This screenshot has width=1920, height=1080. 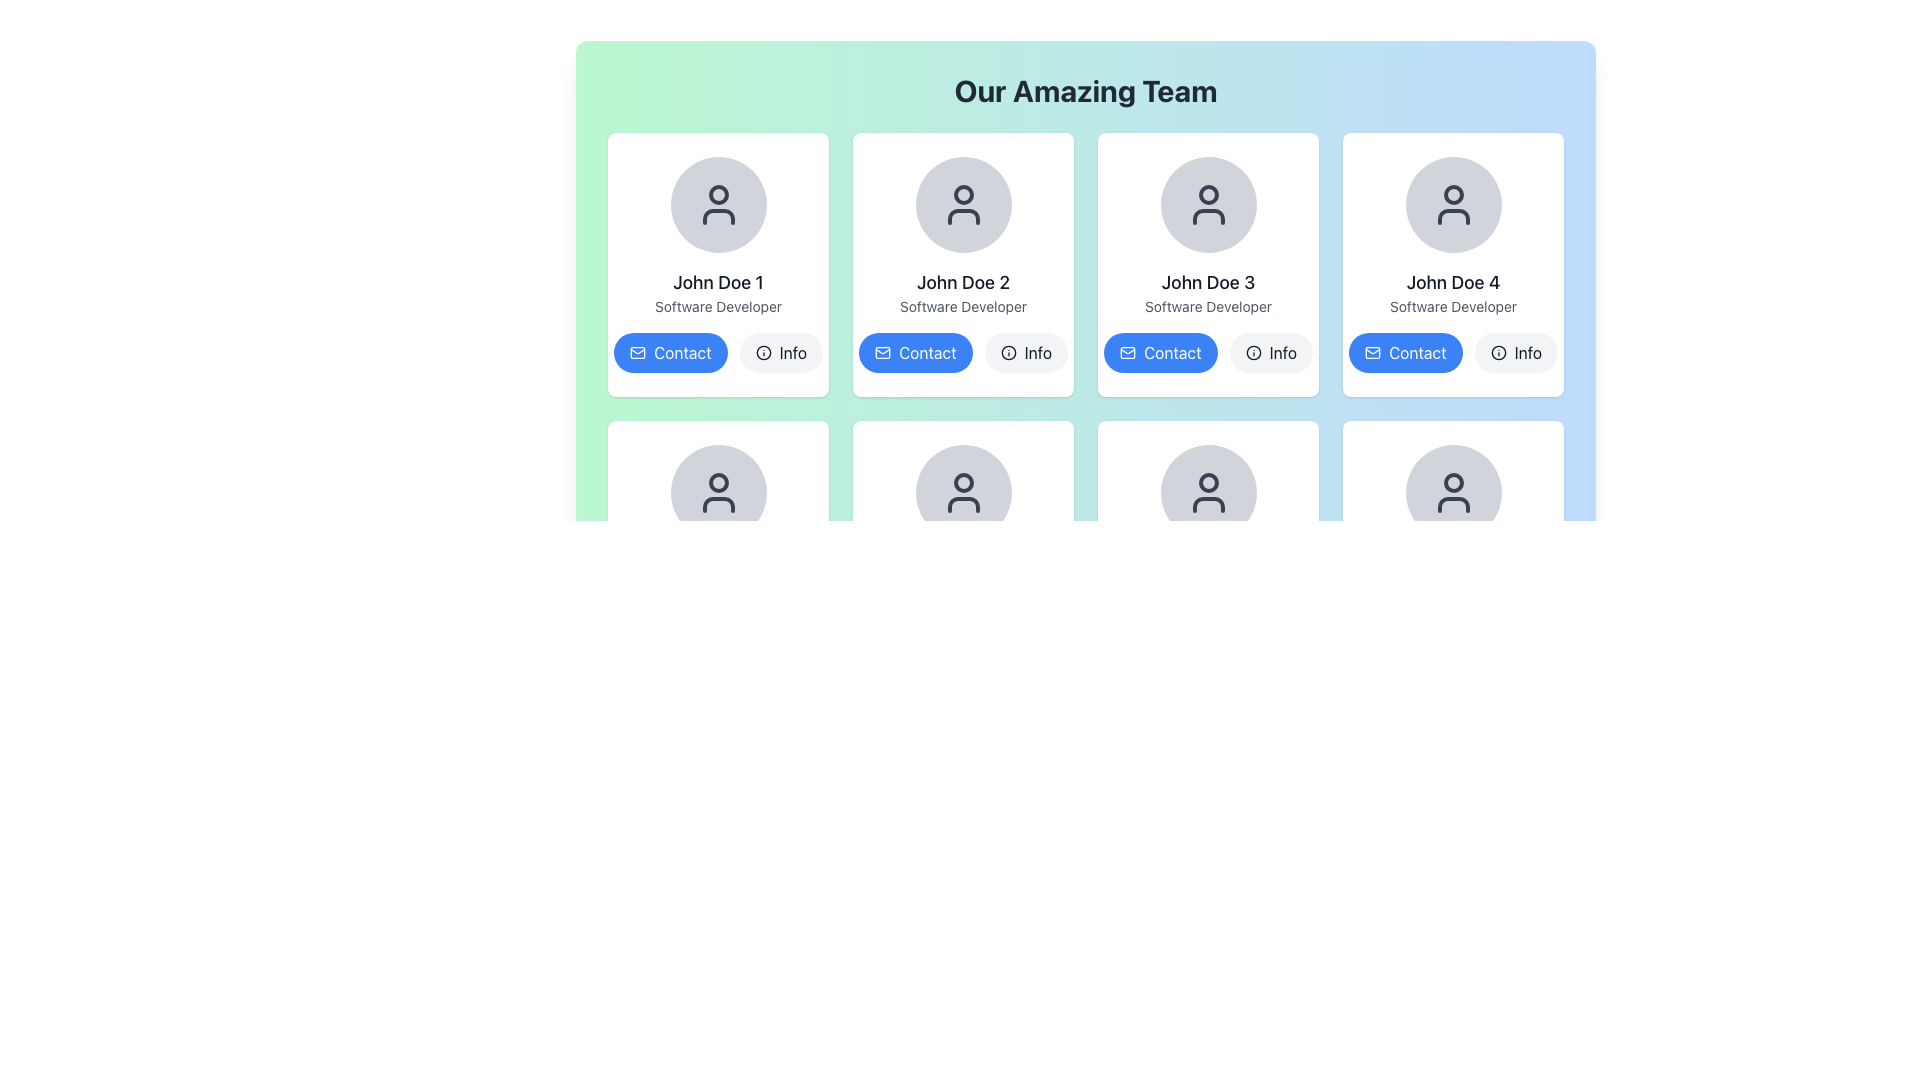 What do you see at coordinates (1207, 282) in the screenshot?
I see `the text label identifying a team member, located in the second row and third column of a 2x4 grid layout` at bounding box center [1207, 282].